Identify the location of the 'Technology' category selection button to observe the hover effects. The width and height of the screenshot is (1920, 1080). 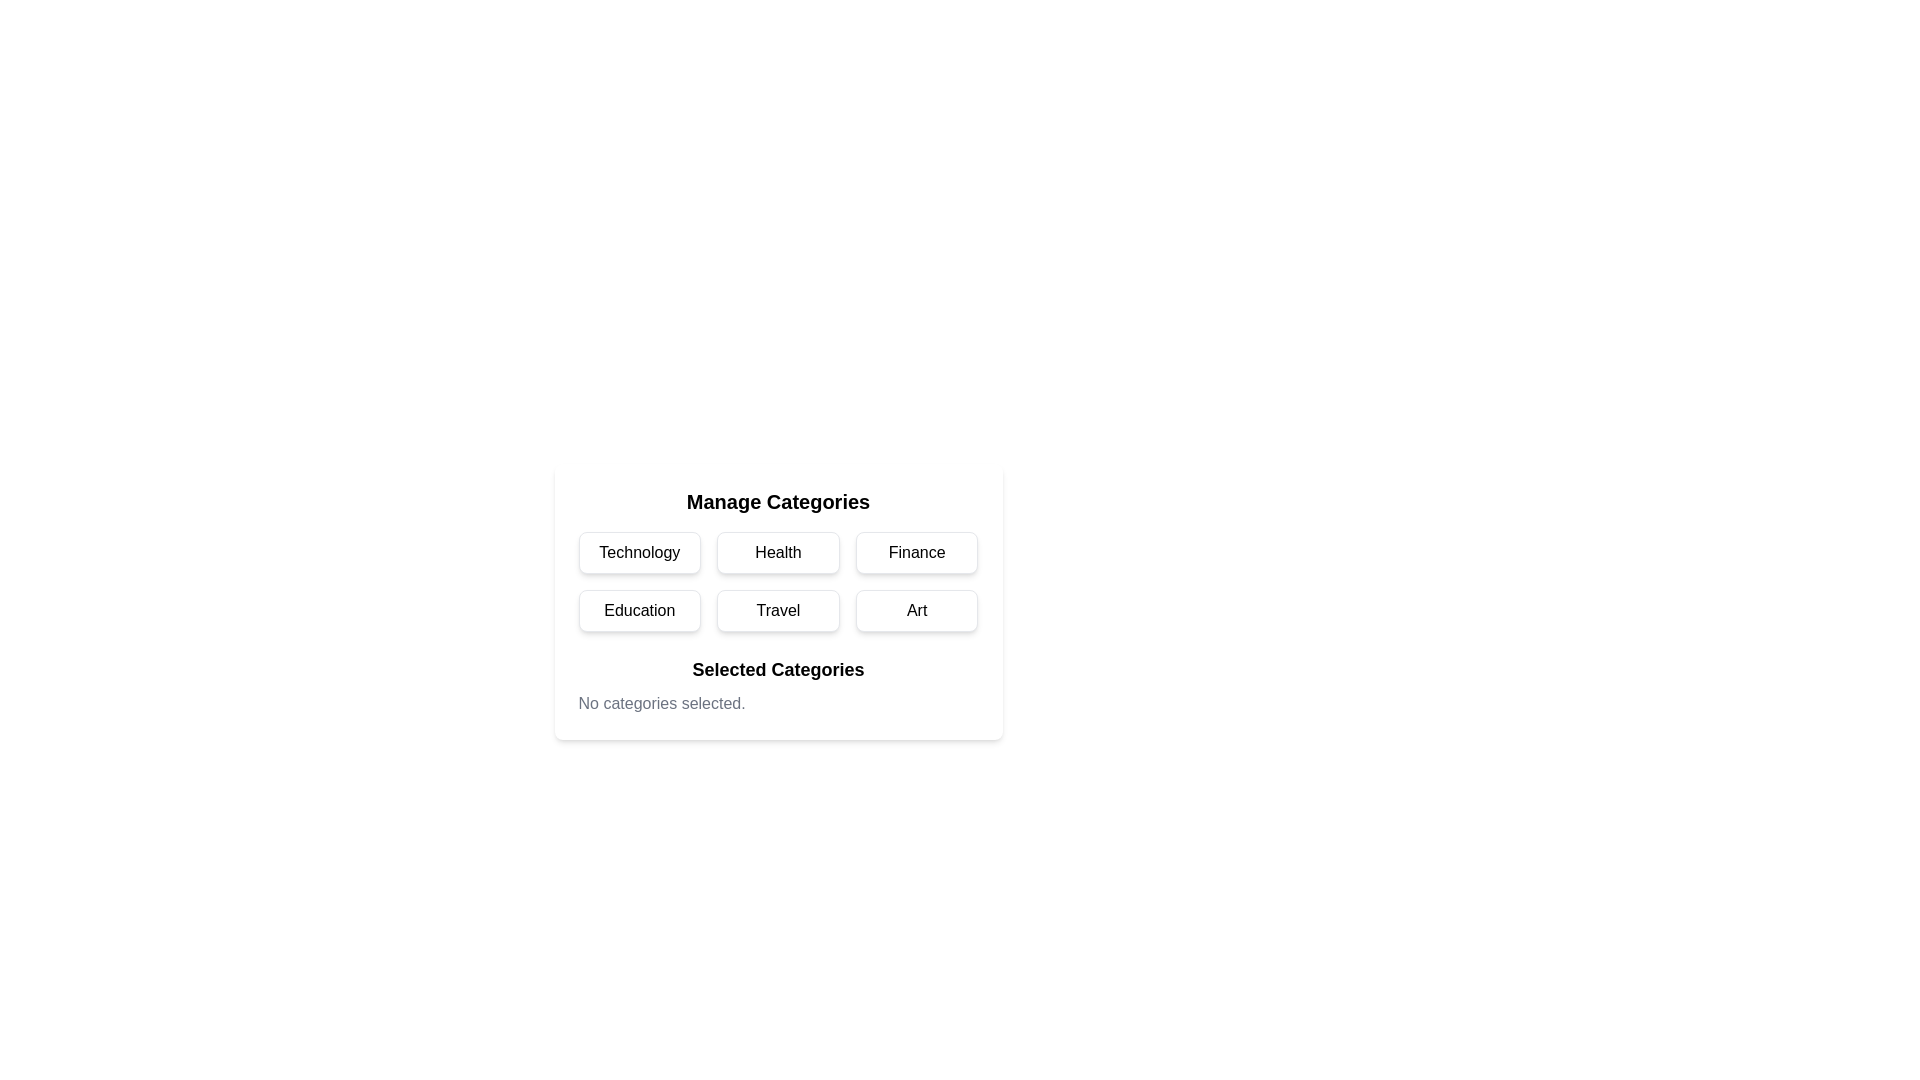
(638, 552).